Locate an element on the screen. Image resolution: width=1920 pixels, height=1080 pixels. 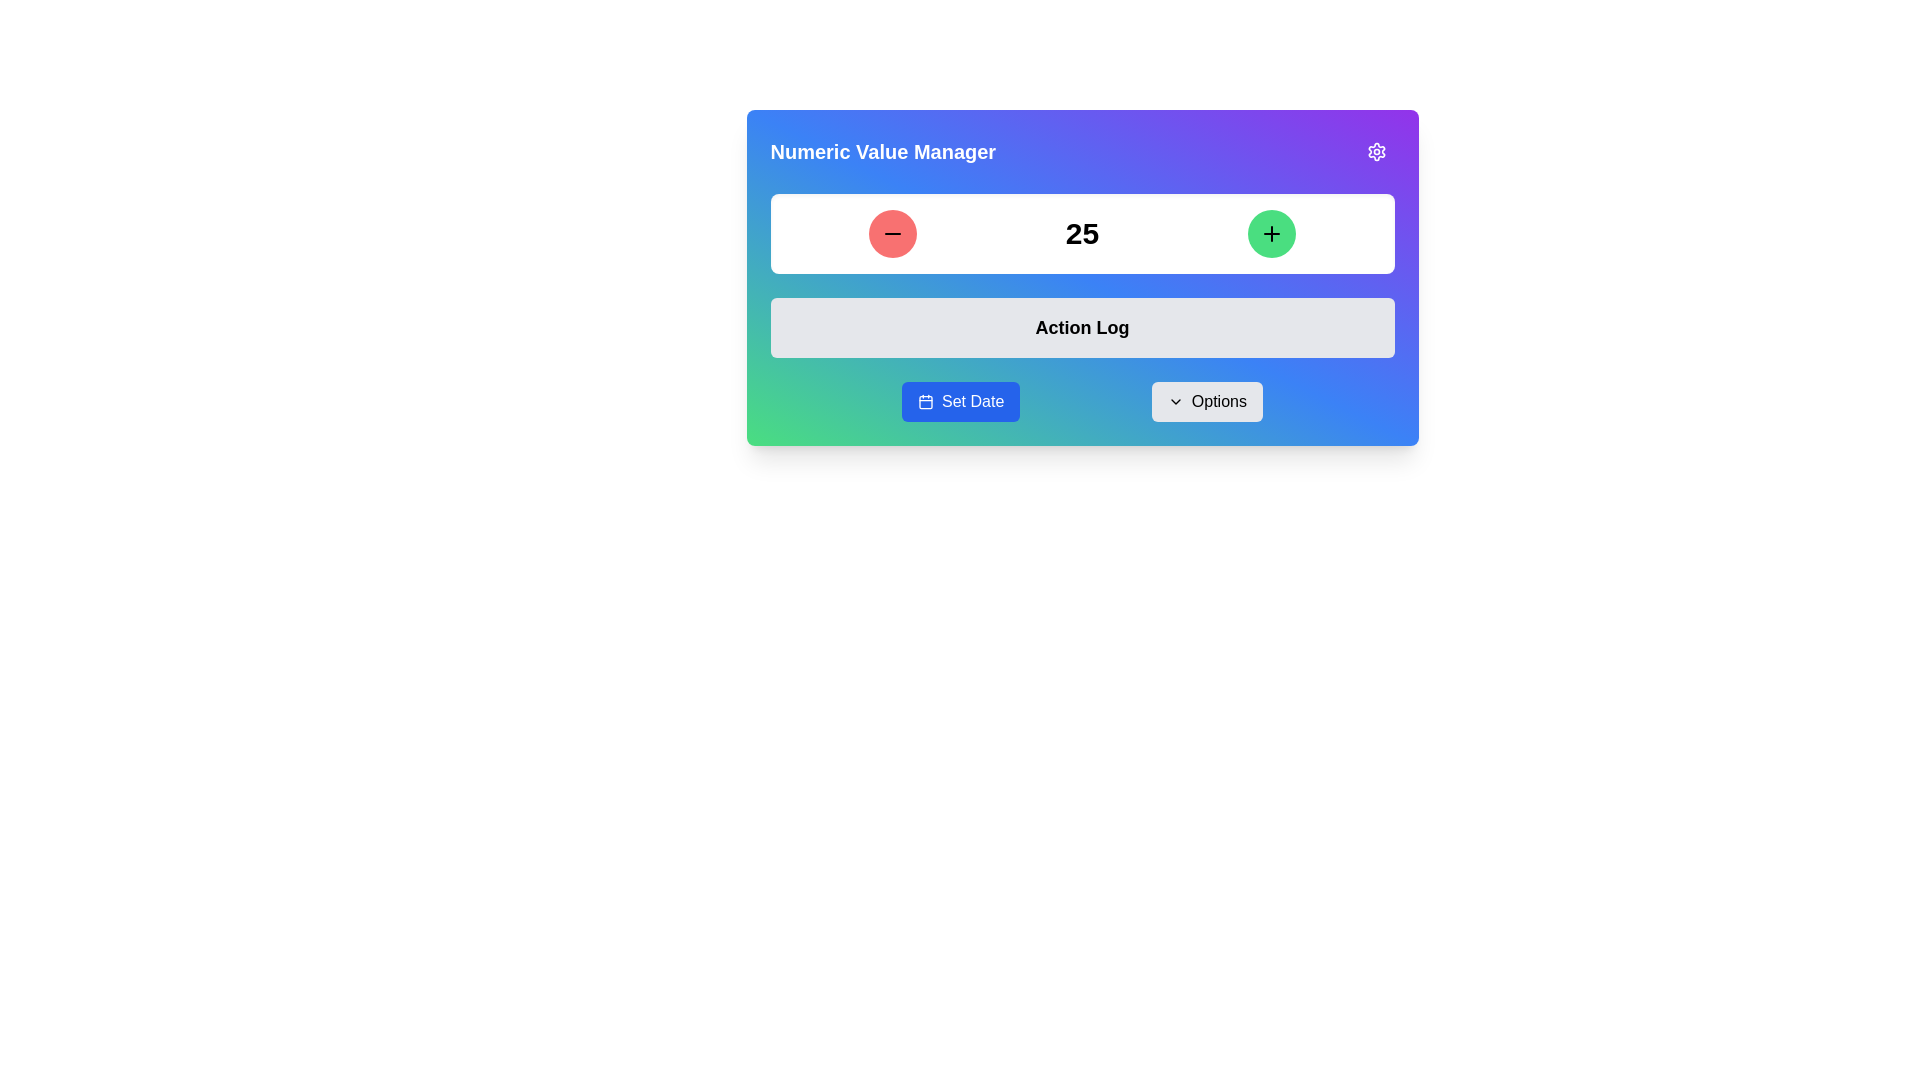
the numeric value display showing '25' in a bold, large font, located within a white rectangular box below the title 'Numeric Value Manager' is located at coordinates (1081, 233).